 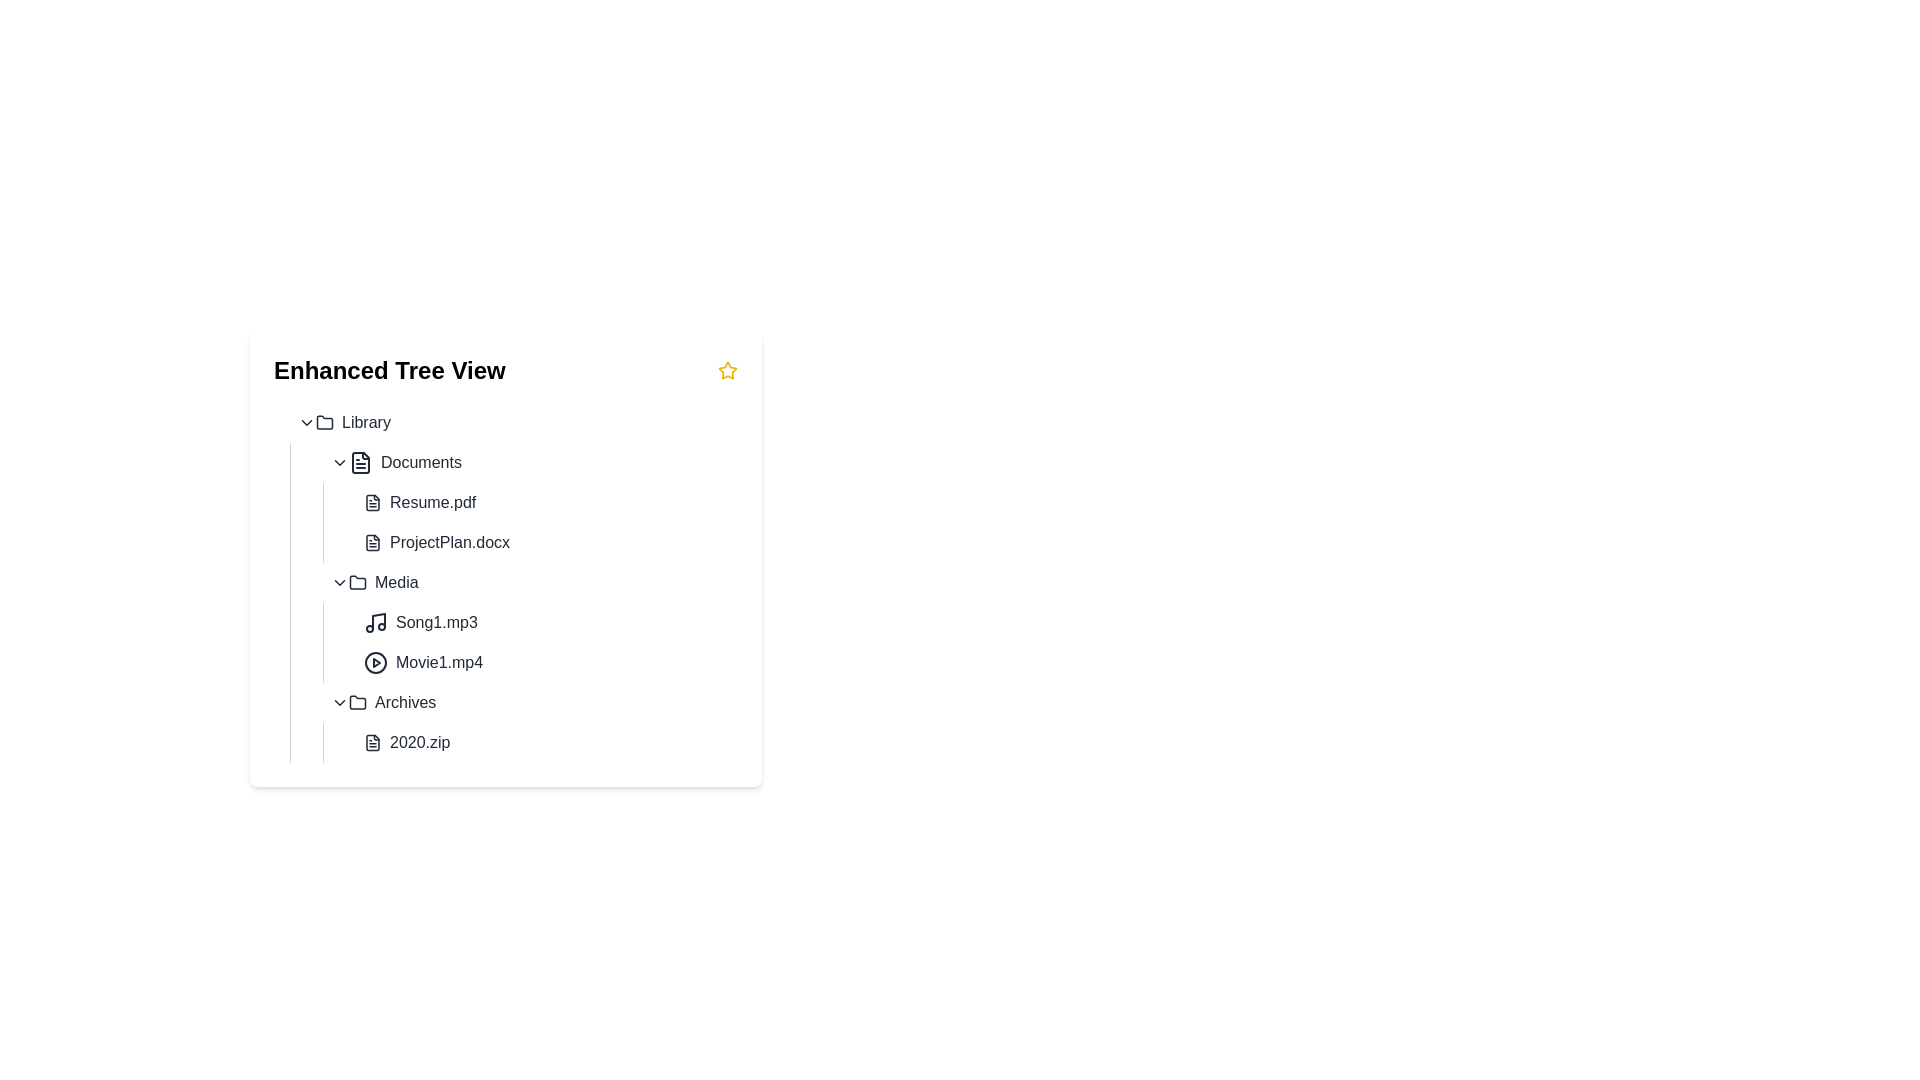 I want to click on informational text label named 'Archives' located in the 'Enhanced Tree View' interface under the 'Library' section, next to the folder icon, so click(x=404, y=701).